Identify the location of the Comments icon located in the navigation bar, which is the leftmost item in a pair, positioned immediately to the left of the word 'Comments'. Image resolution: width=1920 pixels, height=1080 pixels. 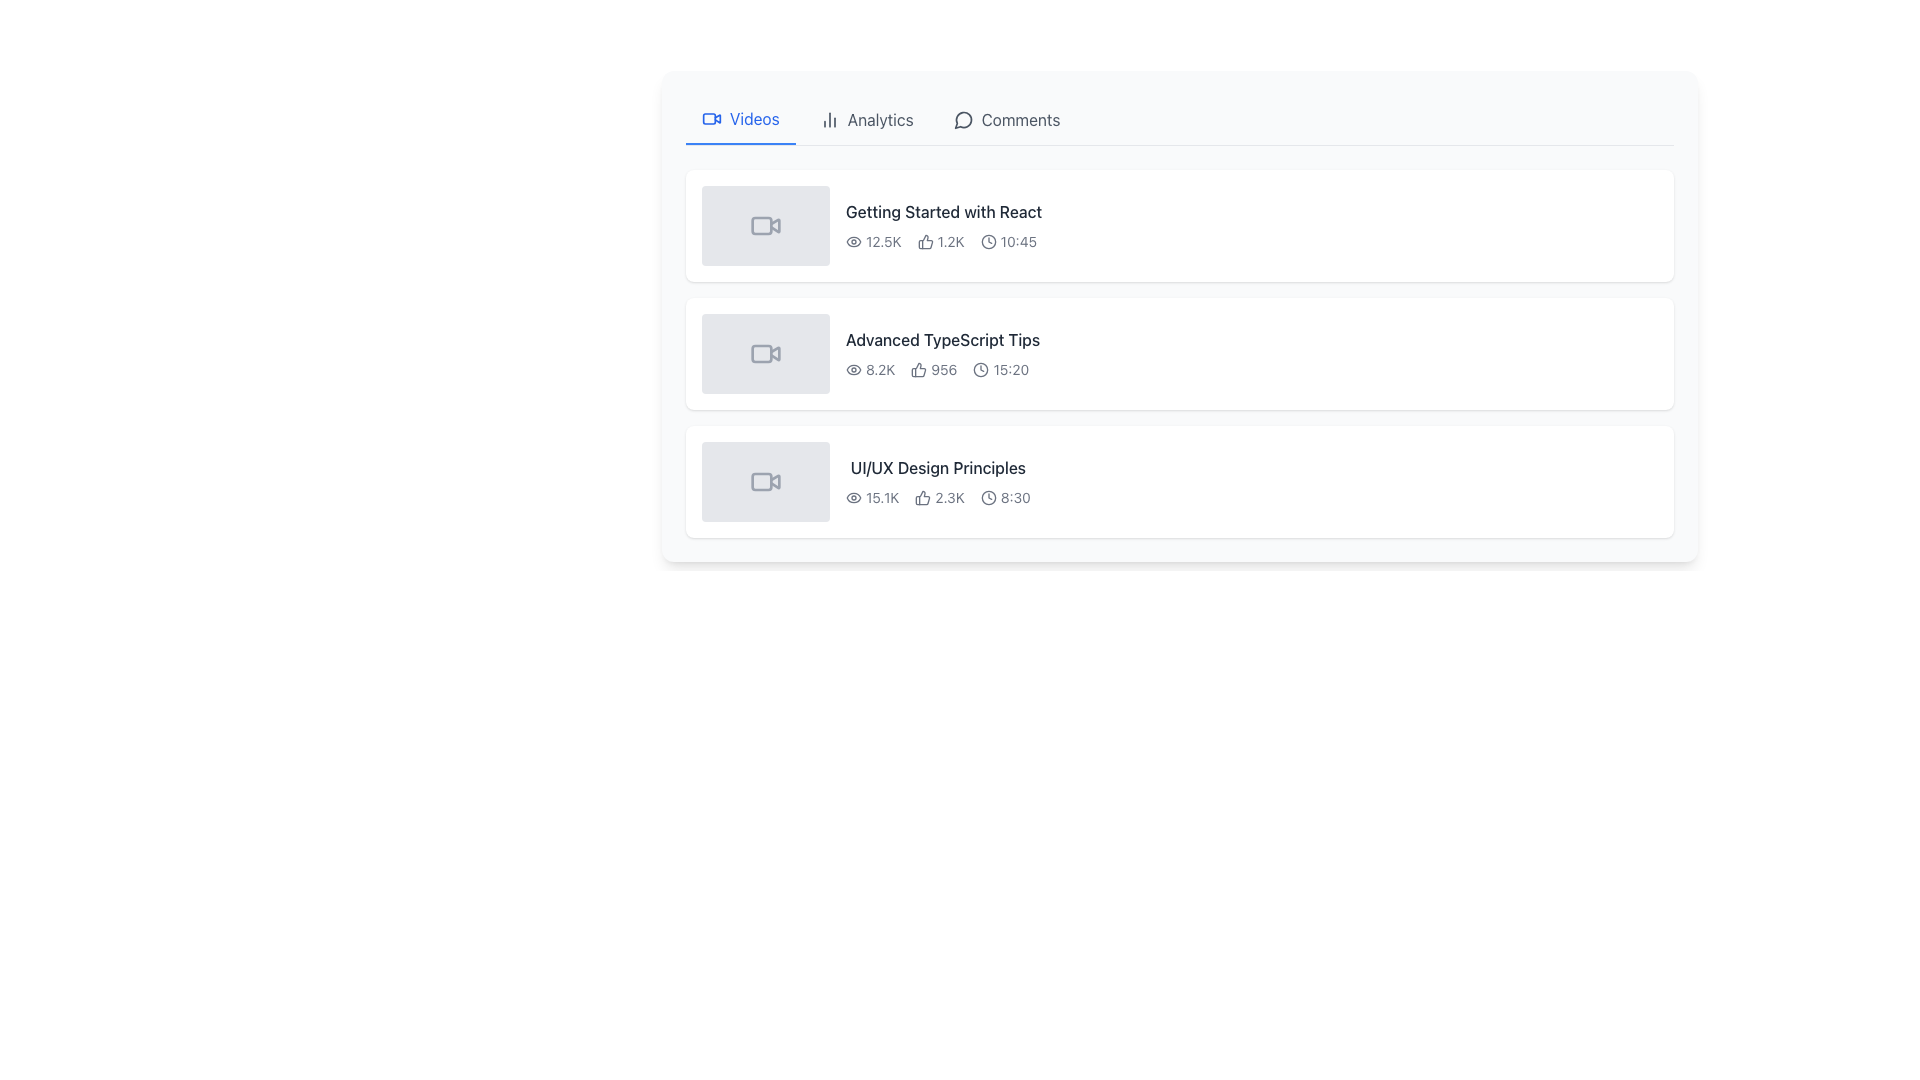
(963, 119).